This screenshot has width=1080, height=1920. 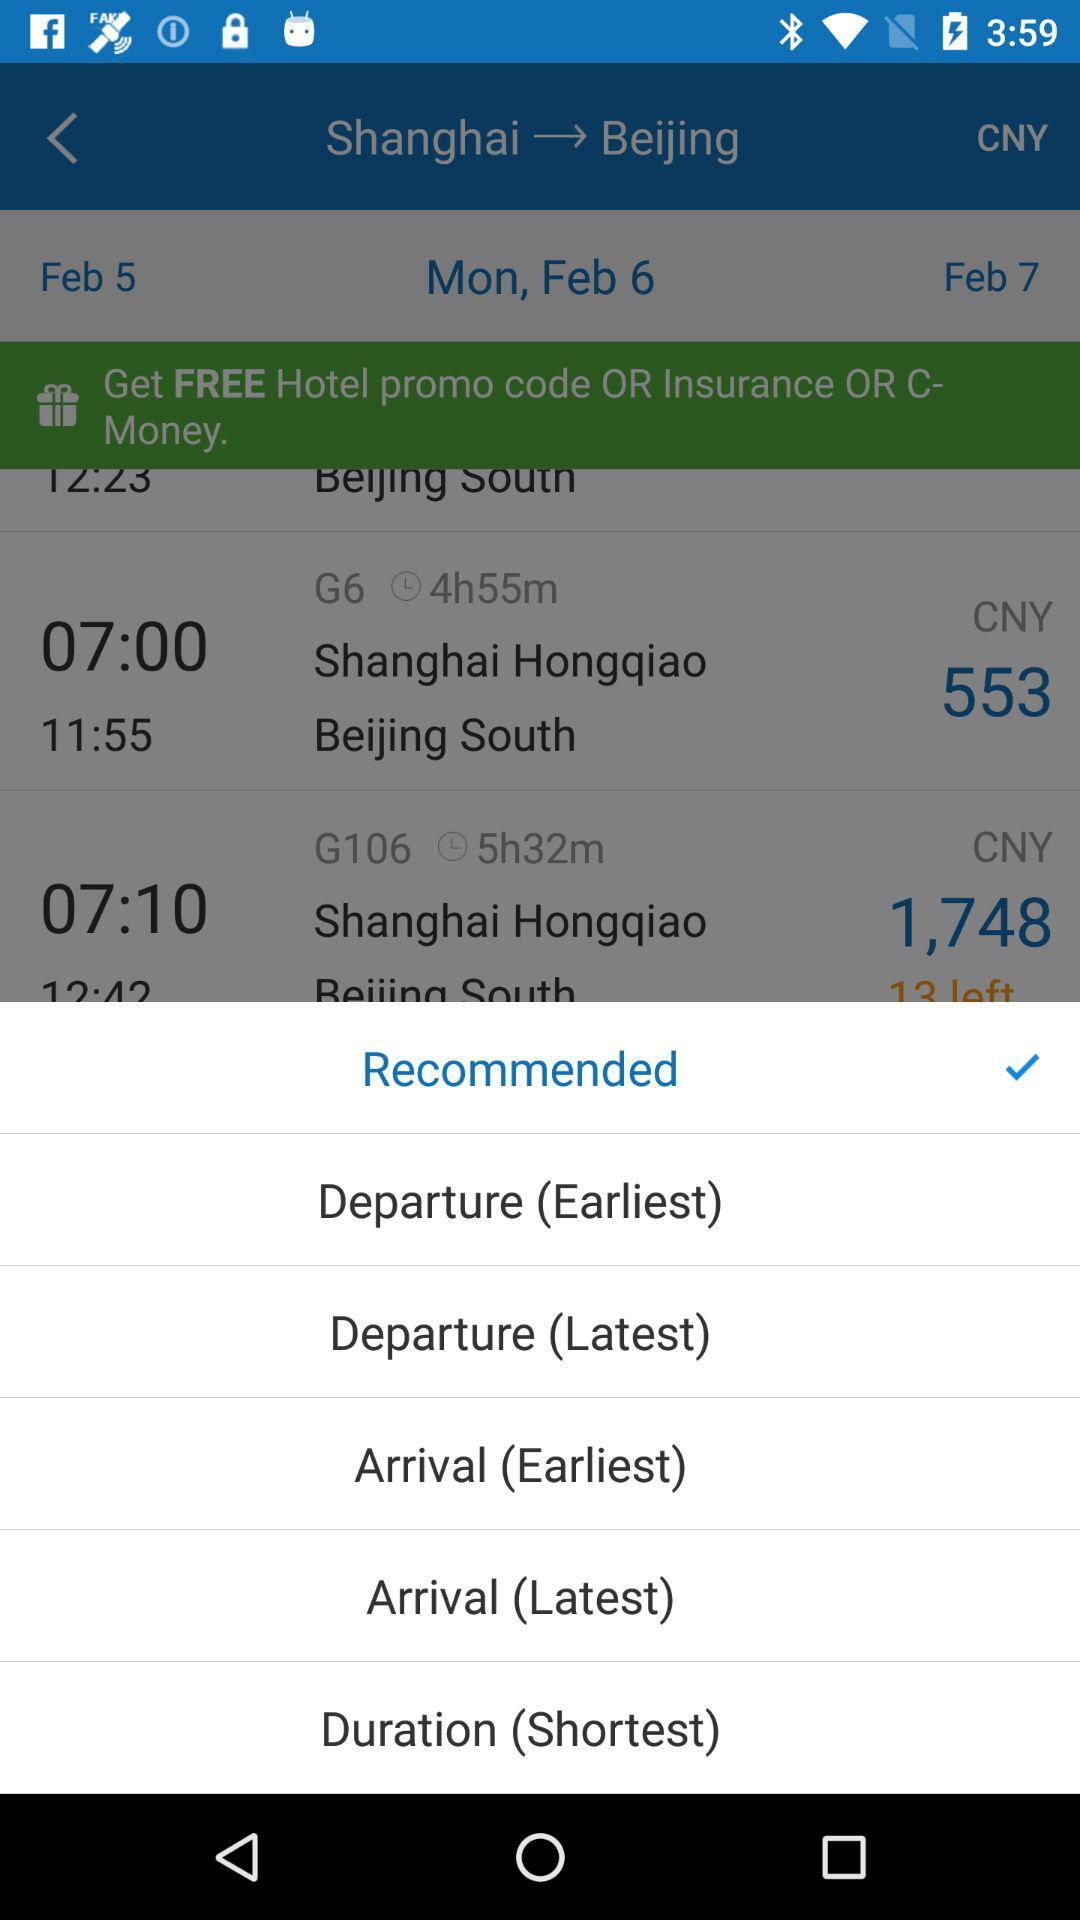 What do you see at coordinates (540, 1594) in the screenshot?
I see `arrival (latest) icon` at bounding box center [540, 1594].